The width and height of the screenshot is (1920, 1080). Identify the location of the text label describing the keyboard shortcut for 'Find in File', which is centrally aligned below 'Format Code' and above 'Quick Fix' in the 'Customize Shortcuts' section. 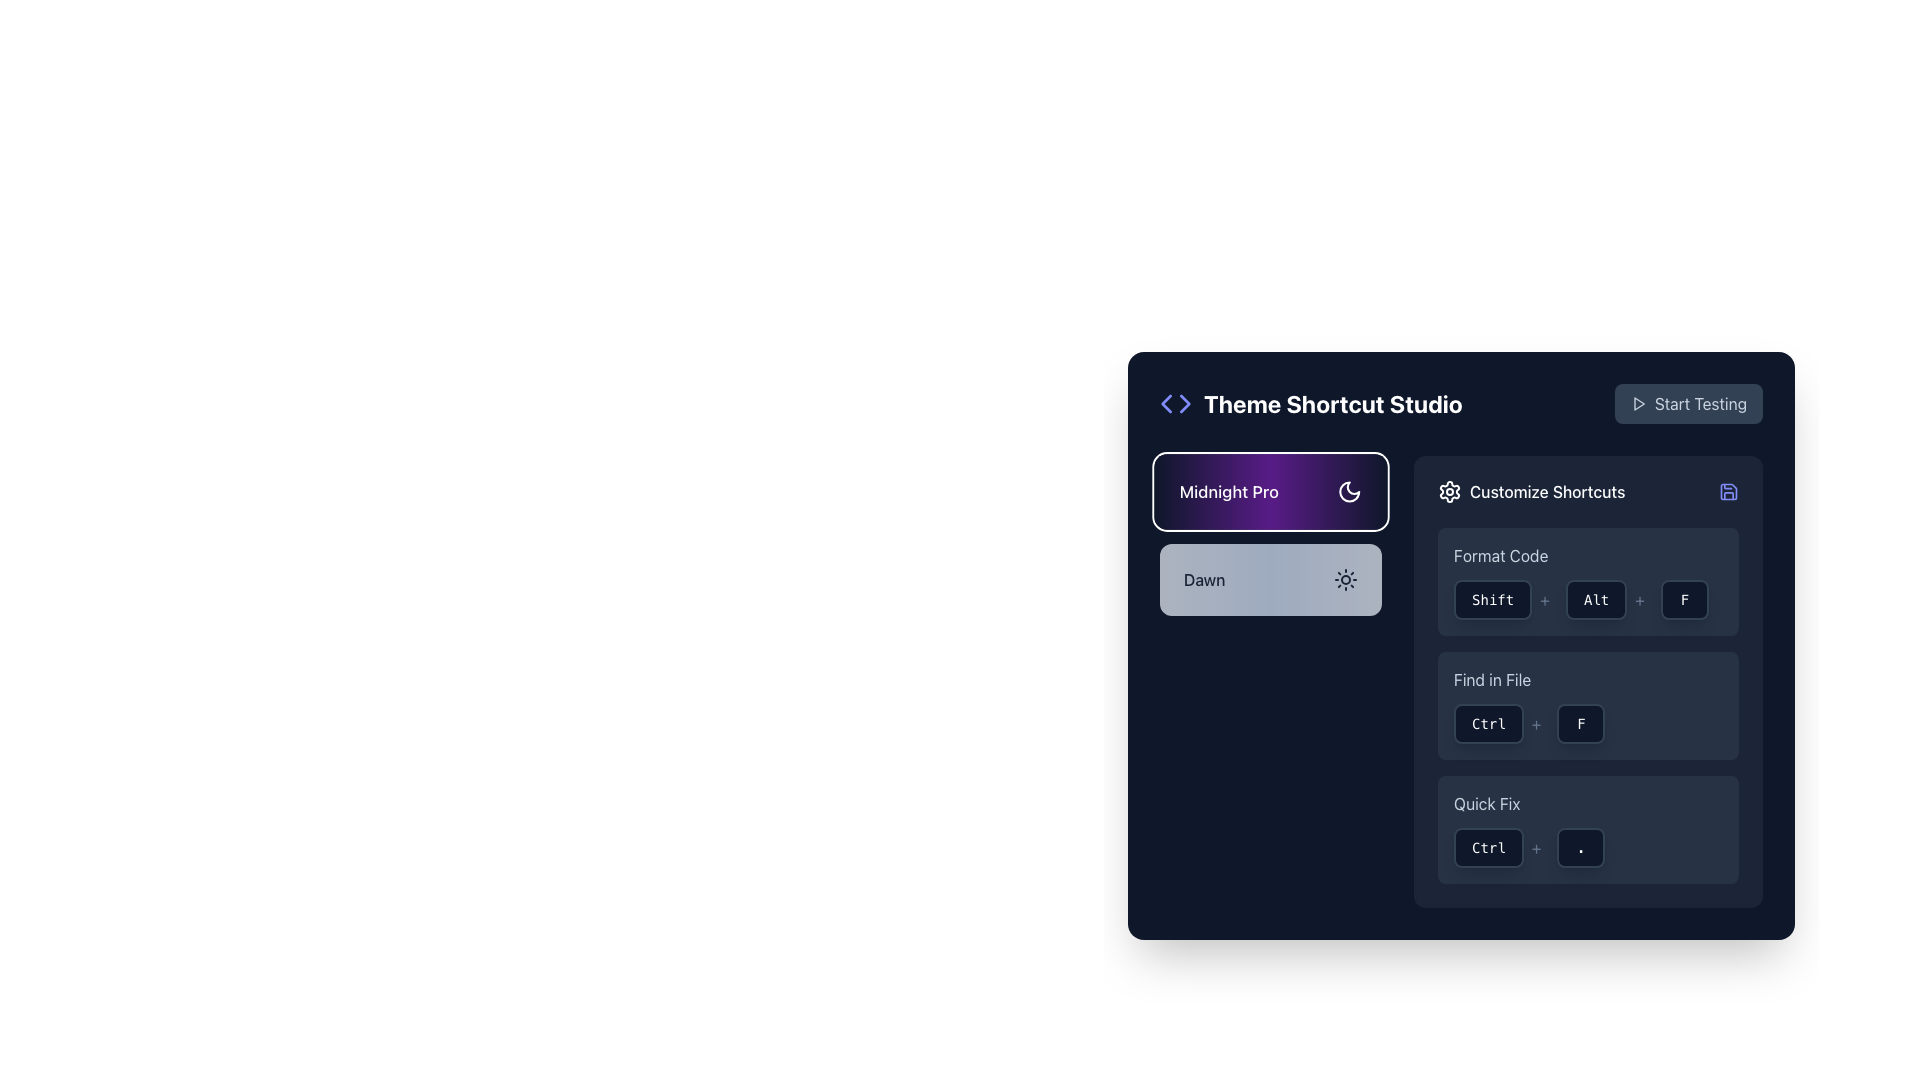
(1492, 678).